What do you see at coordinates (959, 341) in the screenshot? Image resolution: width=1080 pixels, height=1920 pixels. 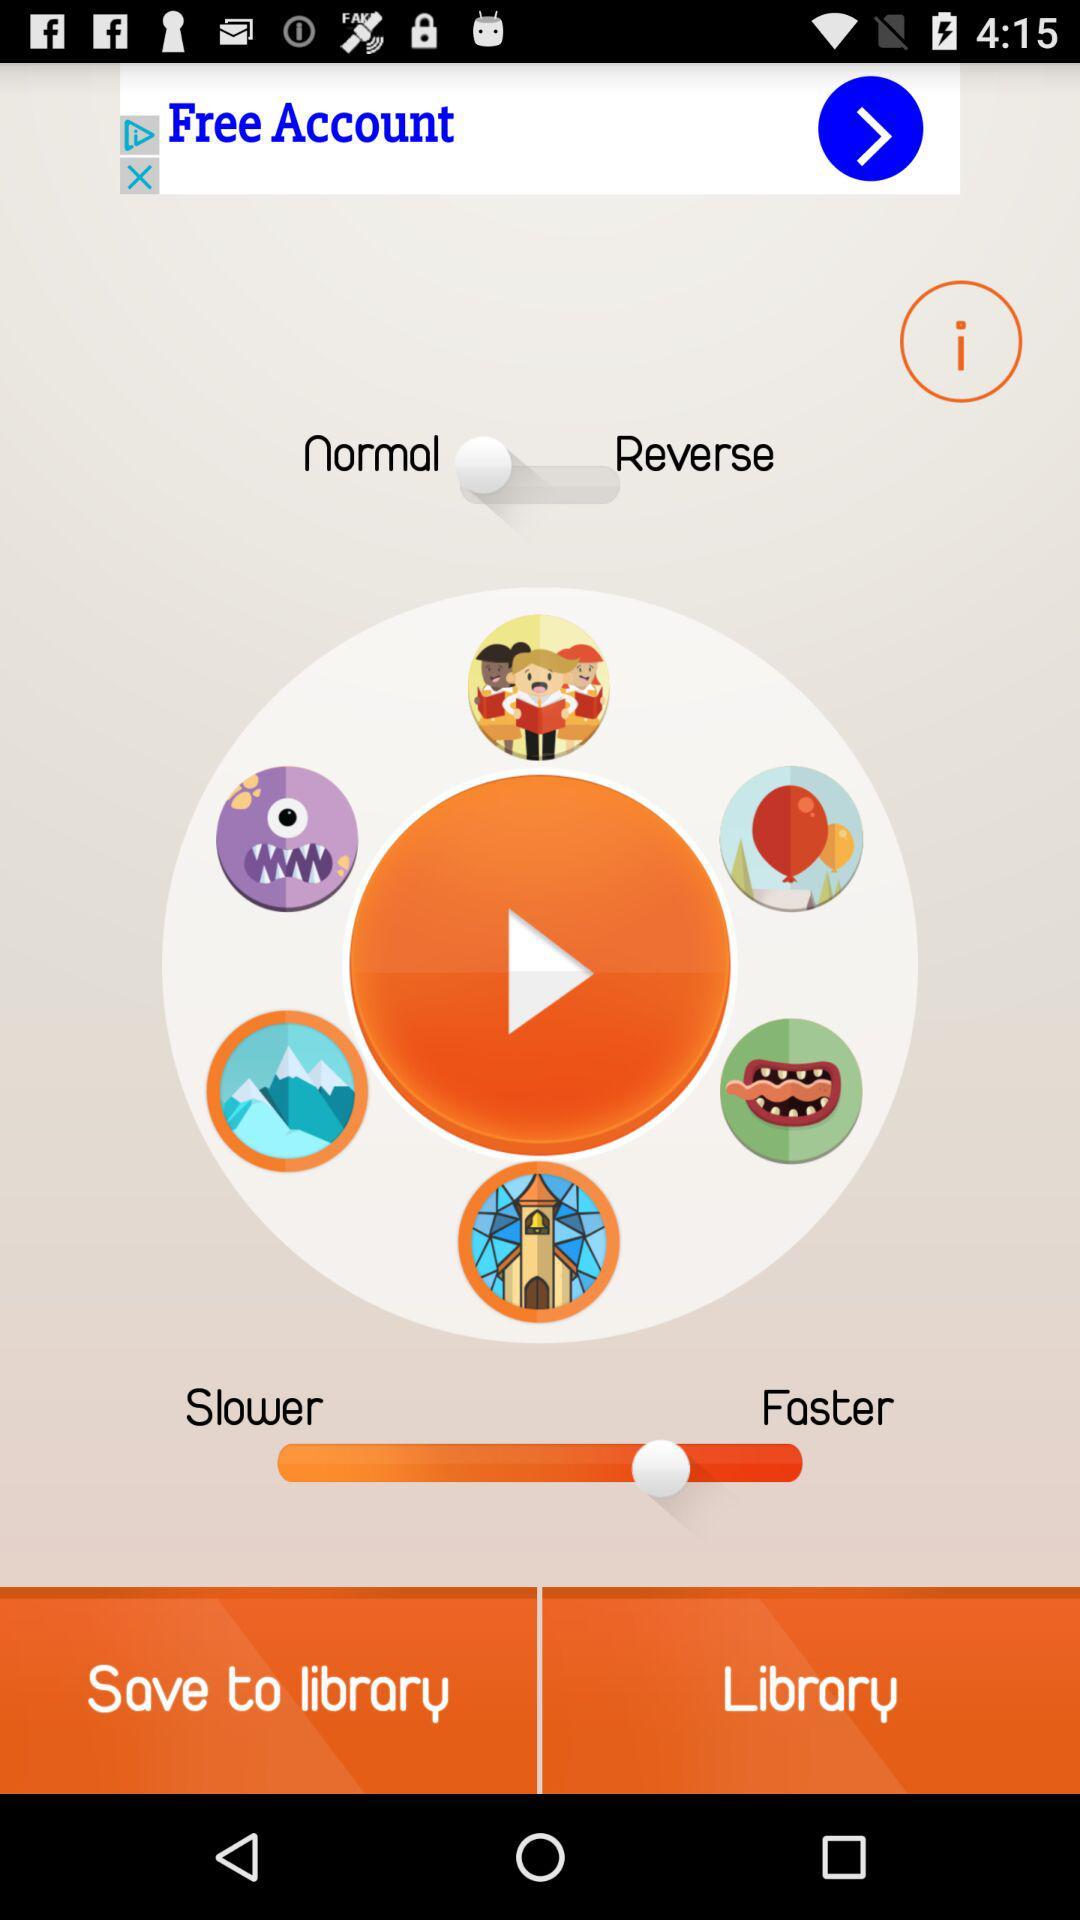 I see `the symbol which is above reverse` at bounding box center [959, 341].